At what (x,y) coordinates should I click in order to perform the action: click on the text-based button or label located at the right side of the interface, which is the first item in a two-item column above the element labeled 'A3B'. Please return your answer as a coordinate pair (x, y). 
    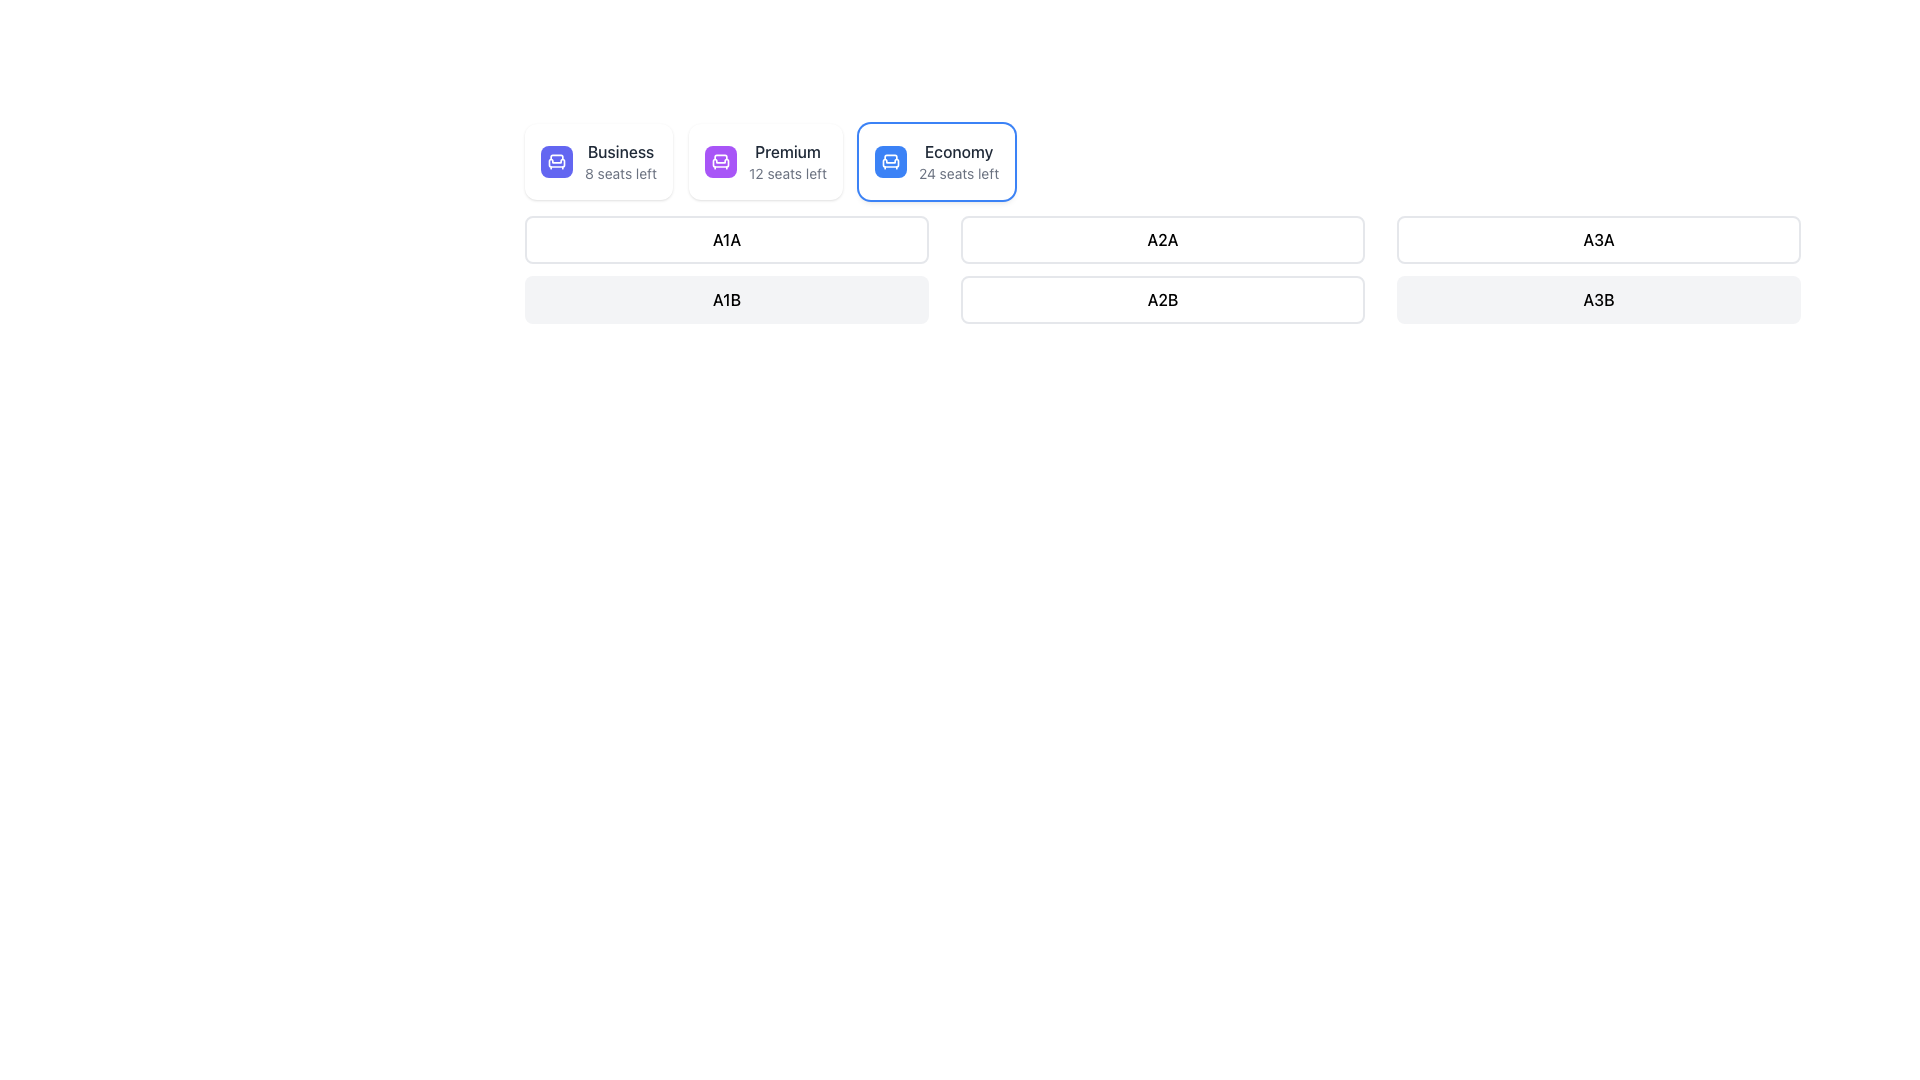
    Looking at the image, I should click on (1597, 238).